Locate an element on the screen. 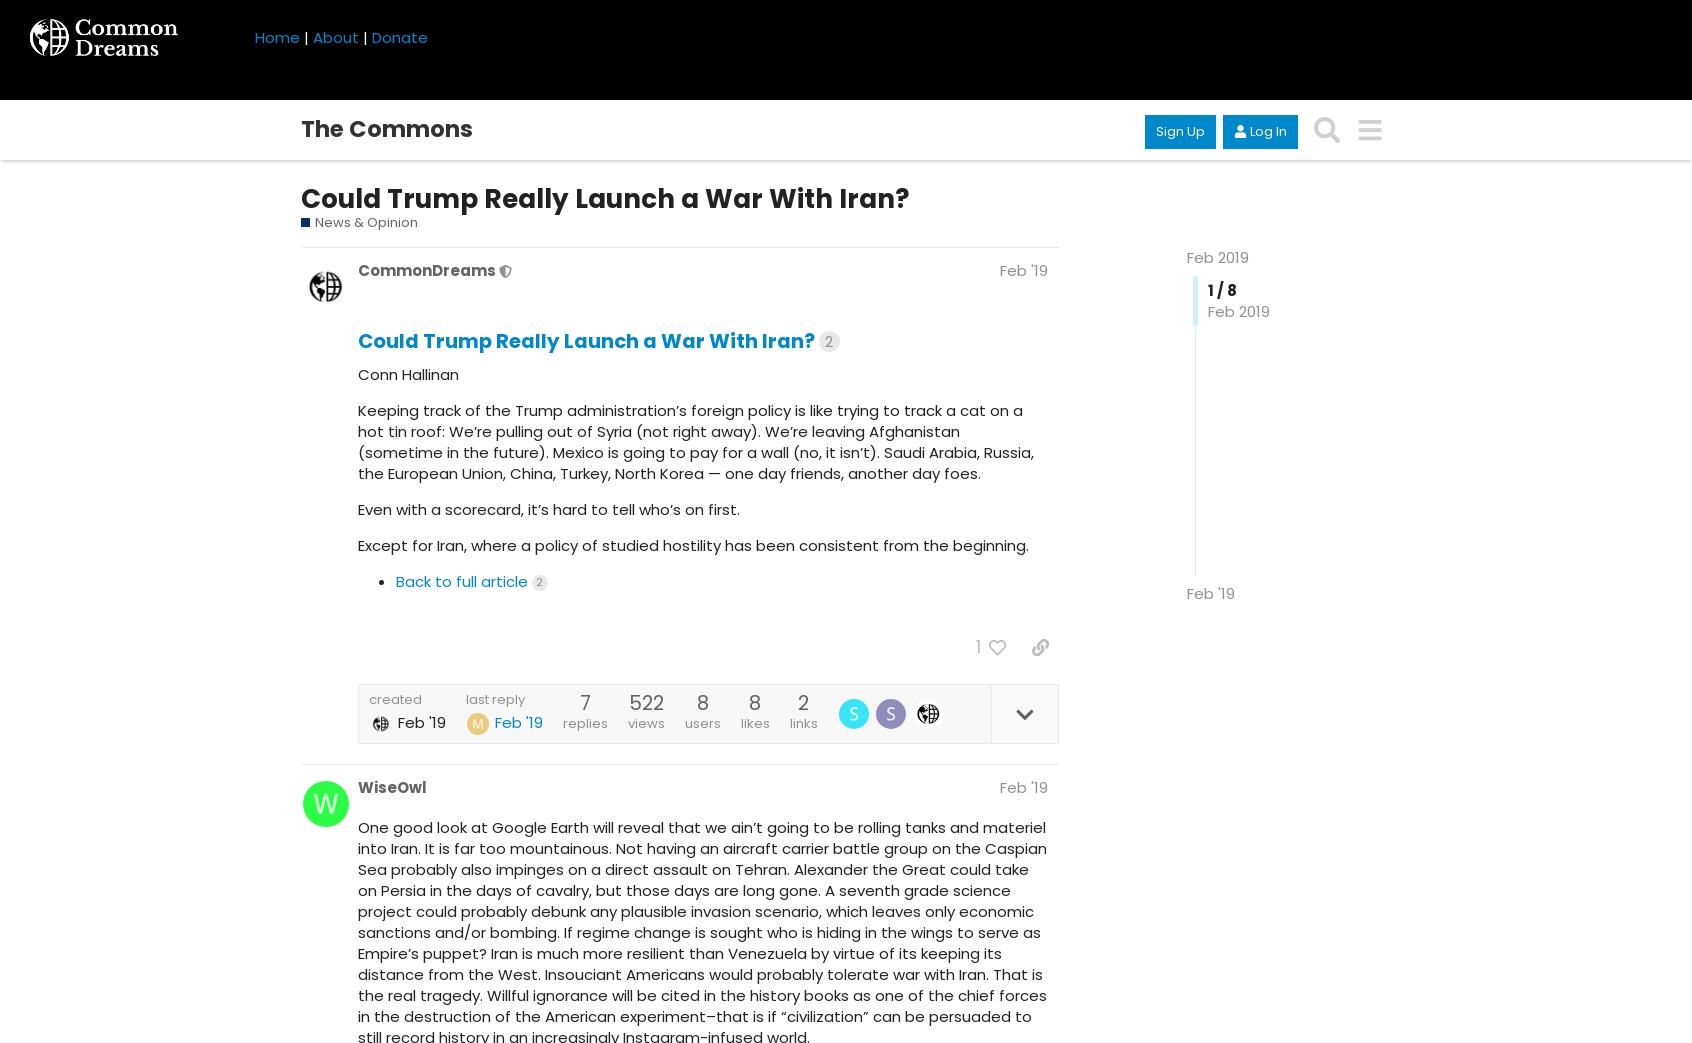 The width and height of the screenshot is (1692, 1043). 'last reply' is located at coordinates (494, 698).